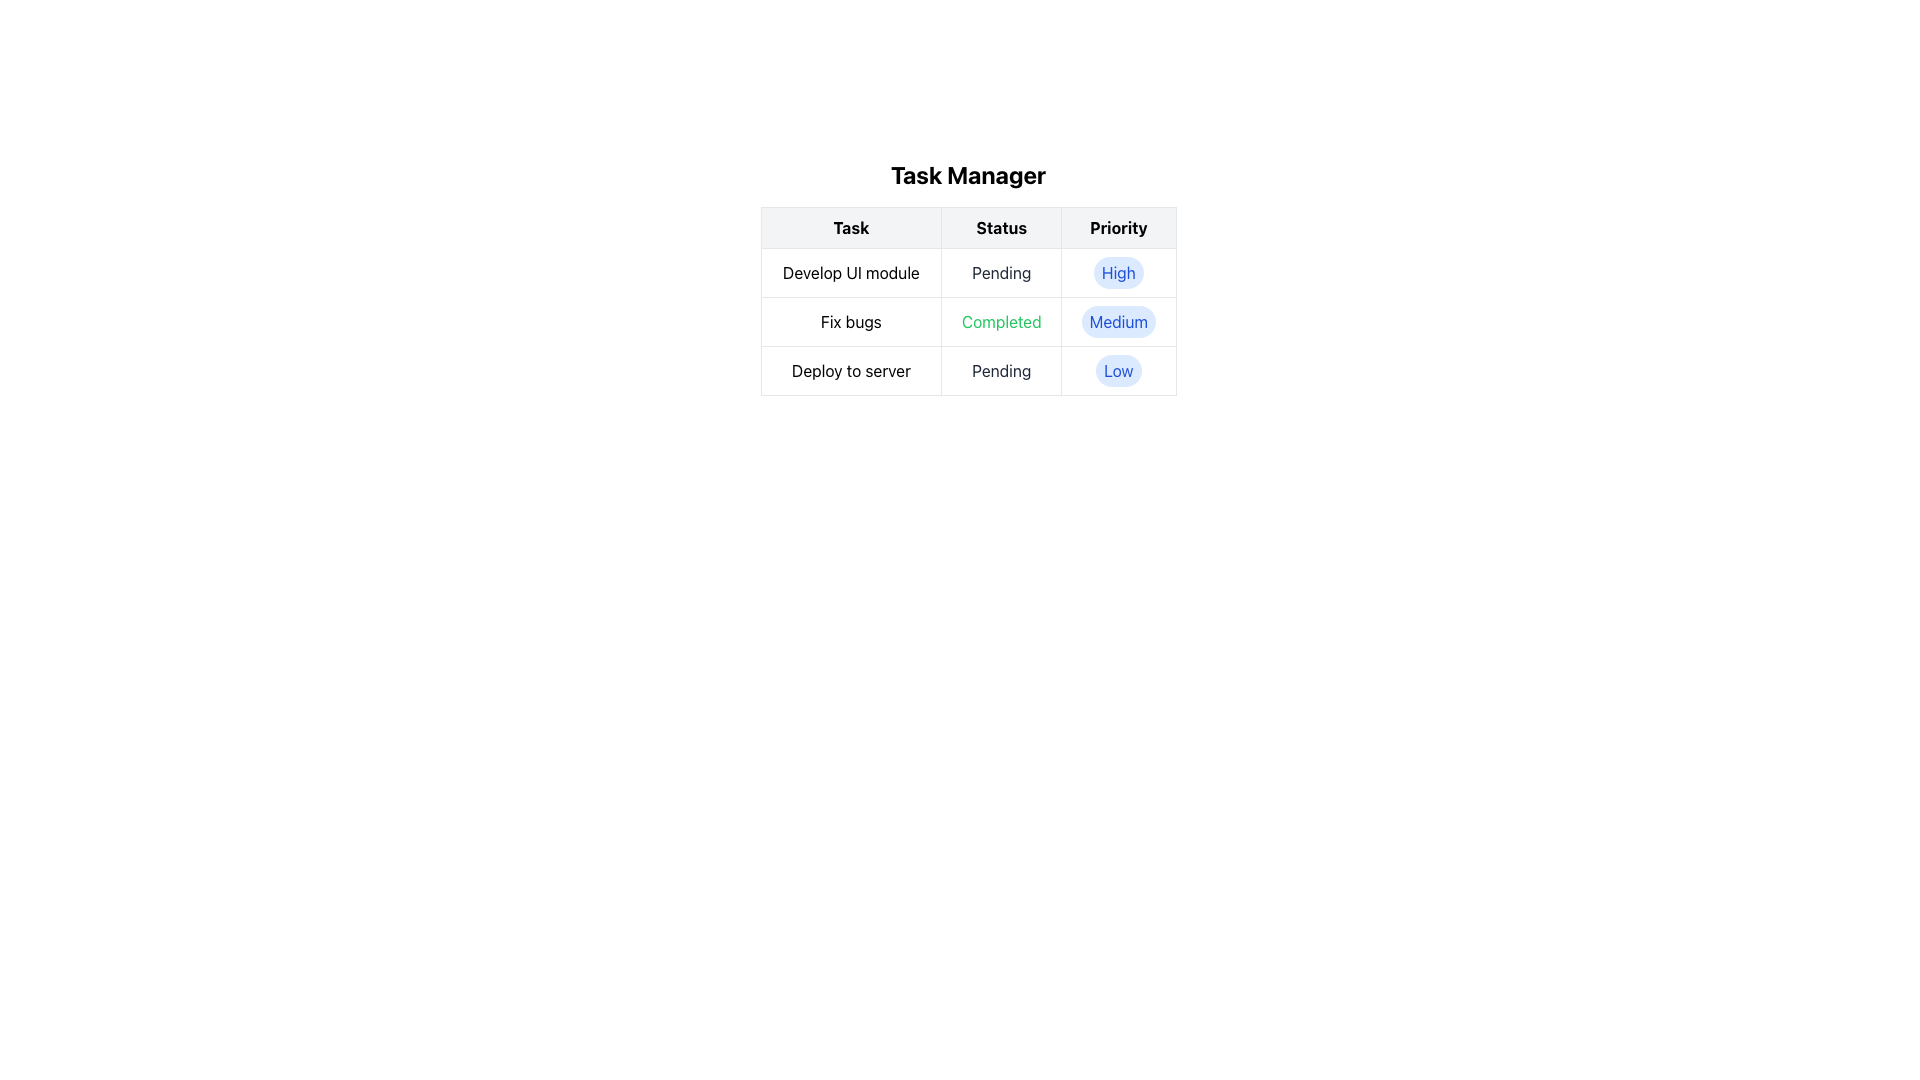 The image size is (1920, 1080). Describe the element at coordinates (1117, 273) in the screenshot. I see `the priority level indicator button in the 'Priority' column of the 'Task Manager' table for the 'Develop UI module' task` at that location.